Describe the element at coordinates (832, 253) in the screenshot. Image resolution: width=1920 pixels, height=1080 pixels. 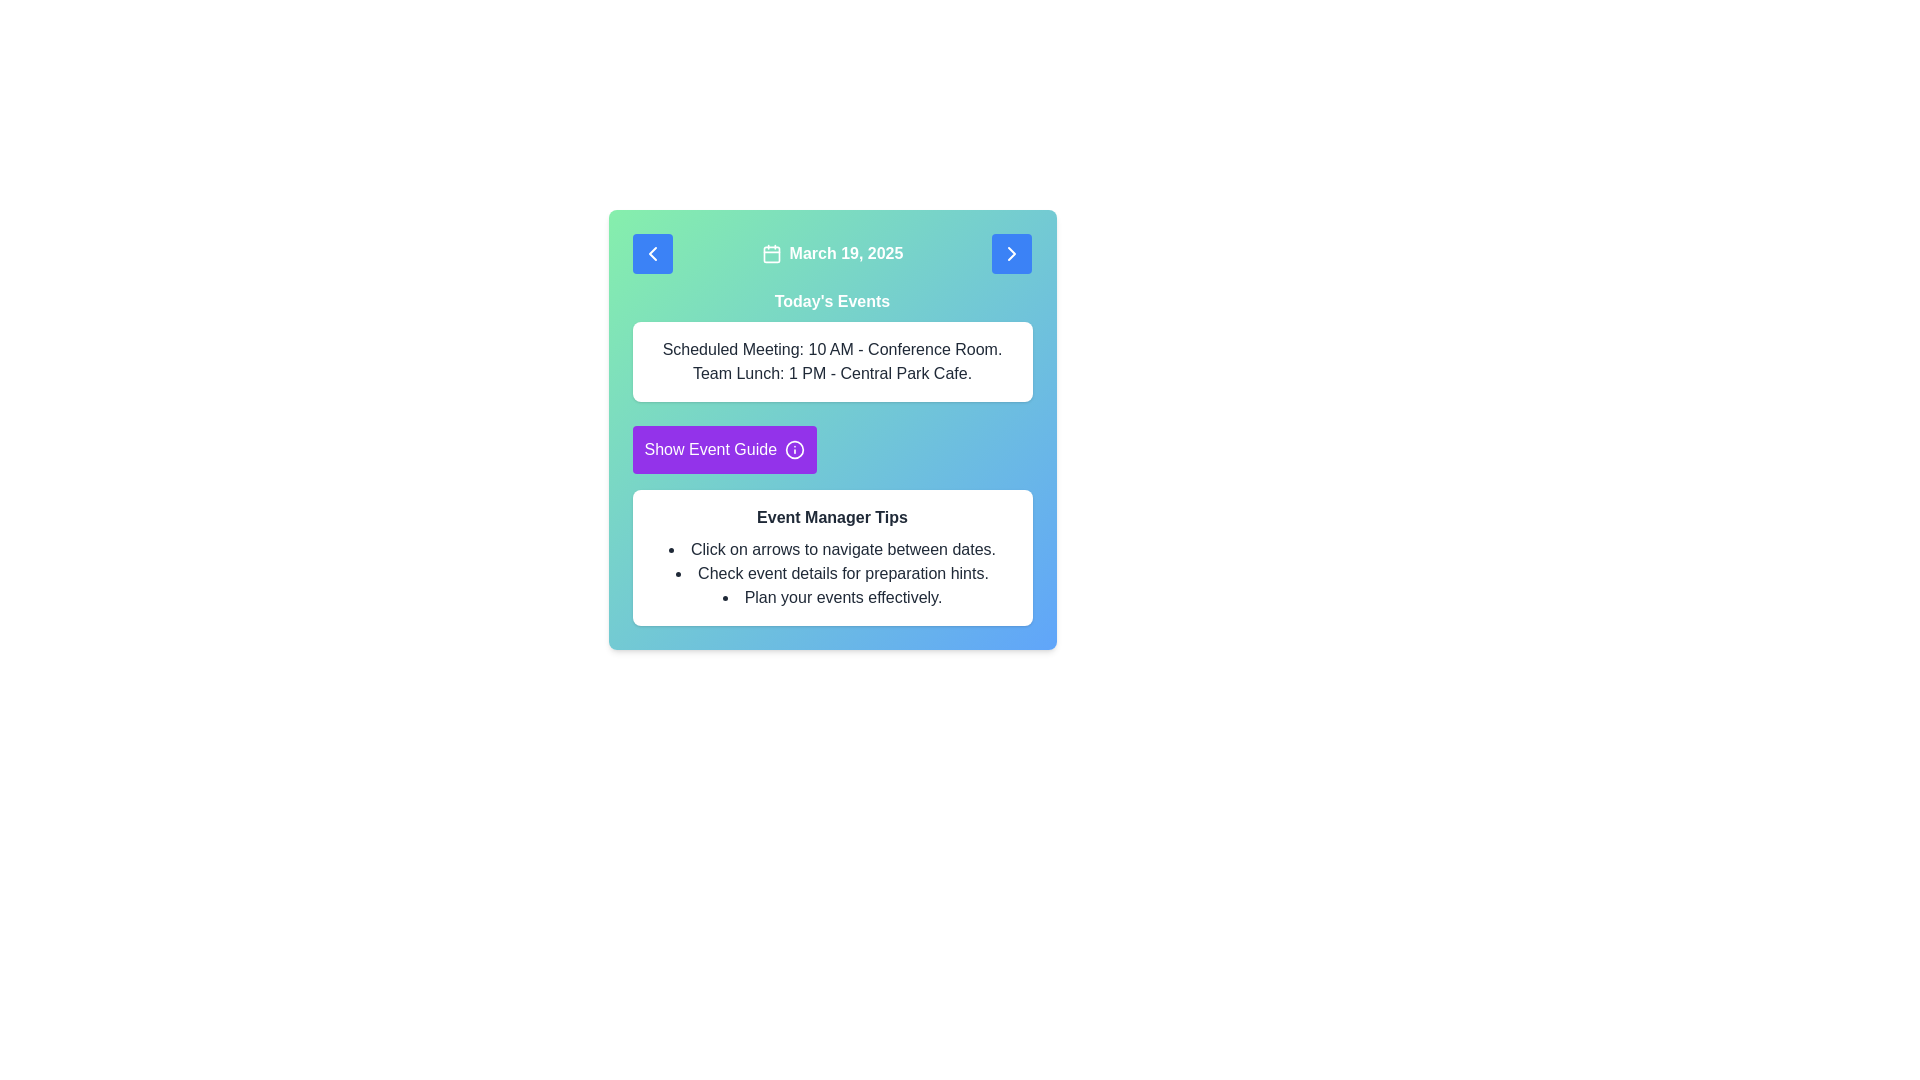
I see `the date display showing 'March 19, 2025', which is part of the header for event details, located near the top of the interface` at that location.